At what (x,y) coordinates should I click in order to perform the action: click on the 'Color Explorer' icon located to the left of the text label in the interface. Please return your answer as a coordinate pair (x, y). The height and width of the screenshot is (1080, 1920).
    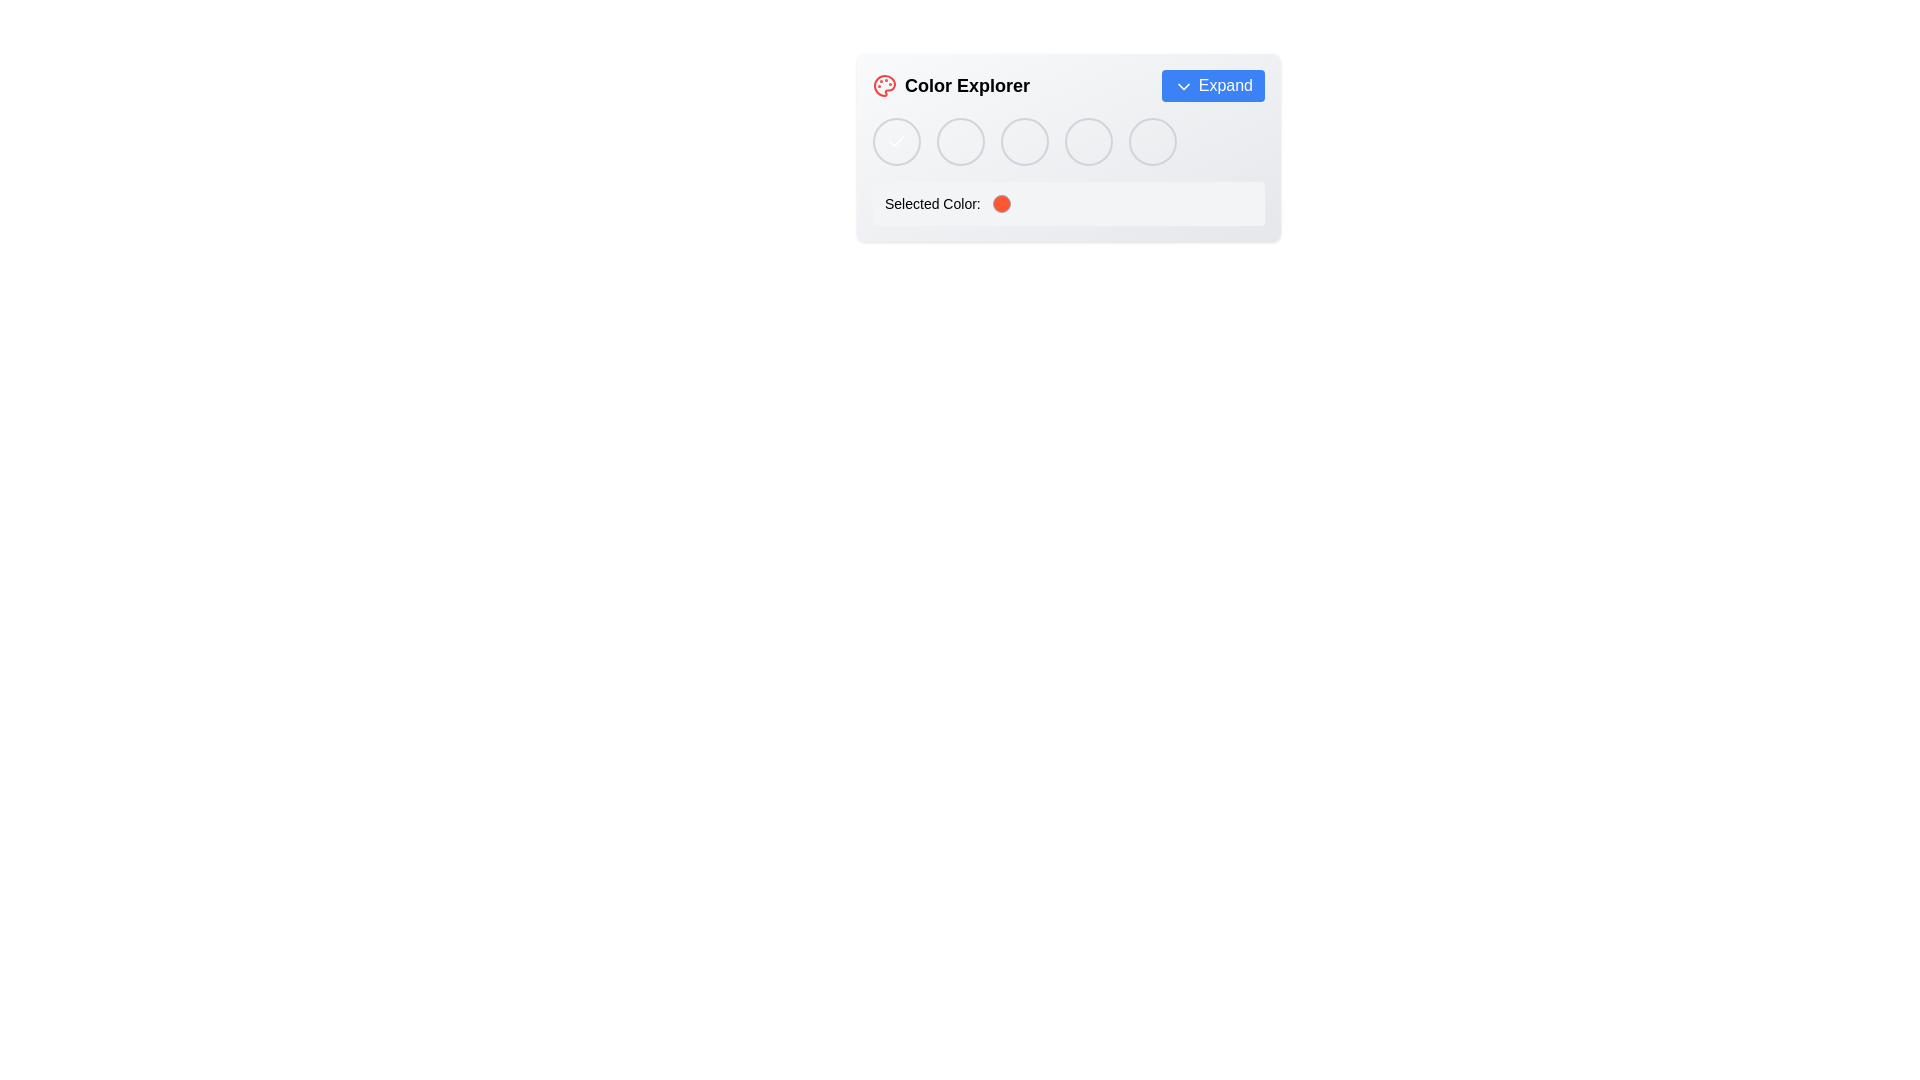
    Looking at the image, I should click on (883, 84).